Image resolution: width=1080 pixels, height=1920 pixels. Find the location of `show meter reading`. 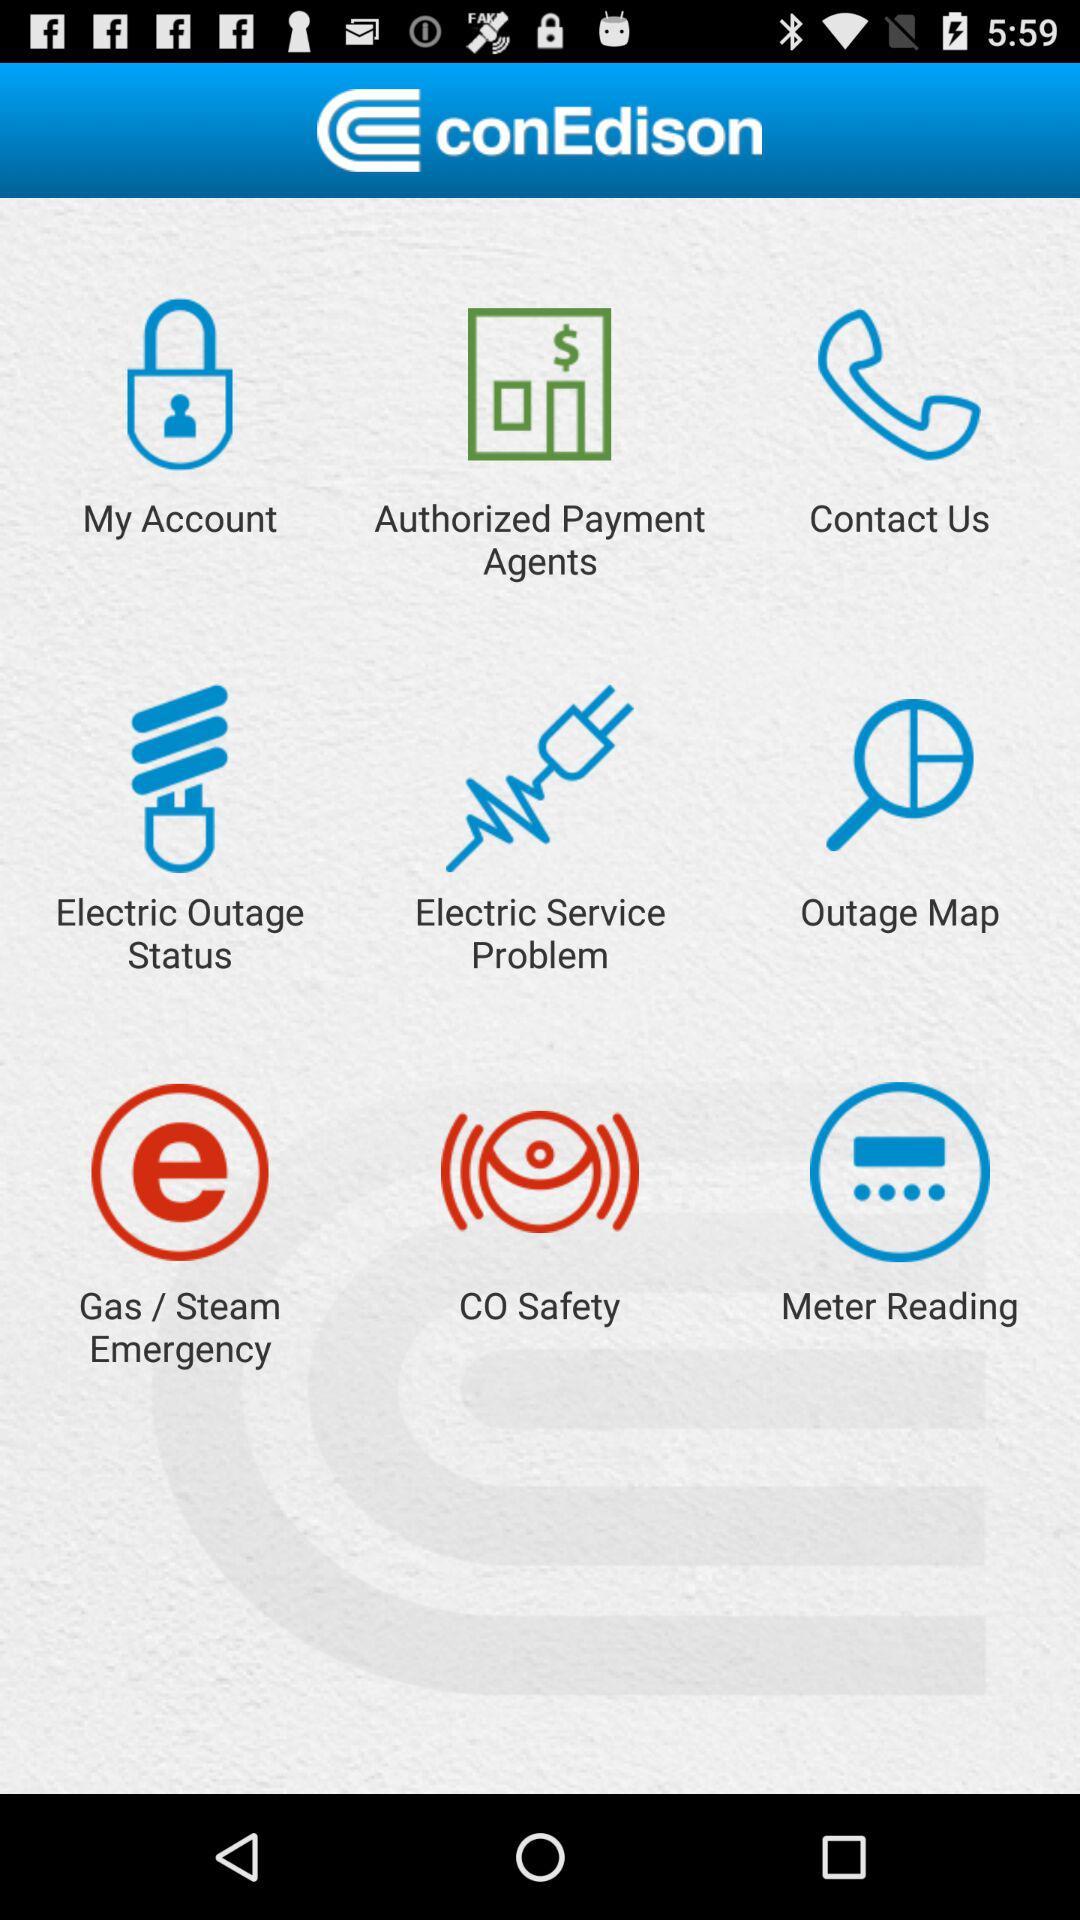

show meter reading is located at coordinates (898, 1172).